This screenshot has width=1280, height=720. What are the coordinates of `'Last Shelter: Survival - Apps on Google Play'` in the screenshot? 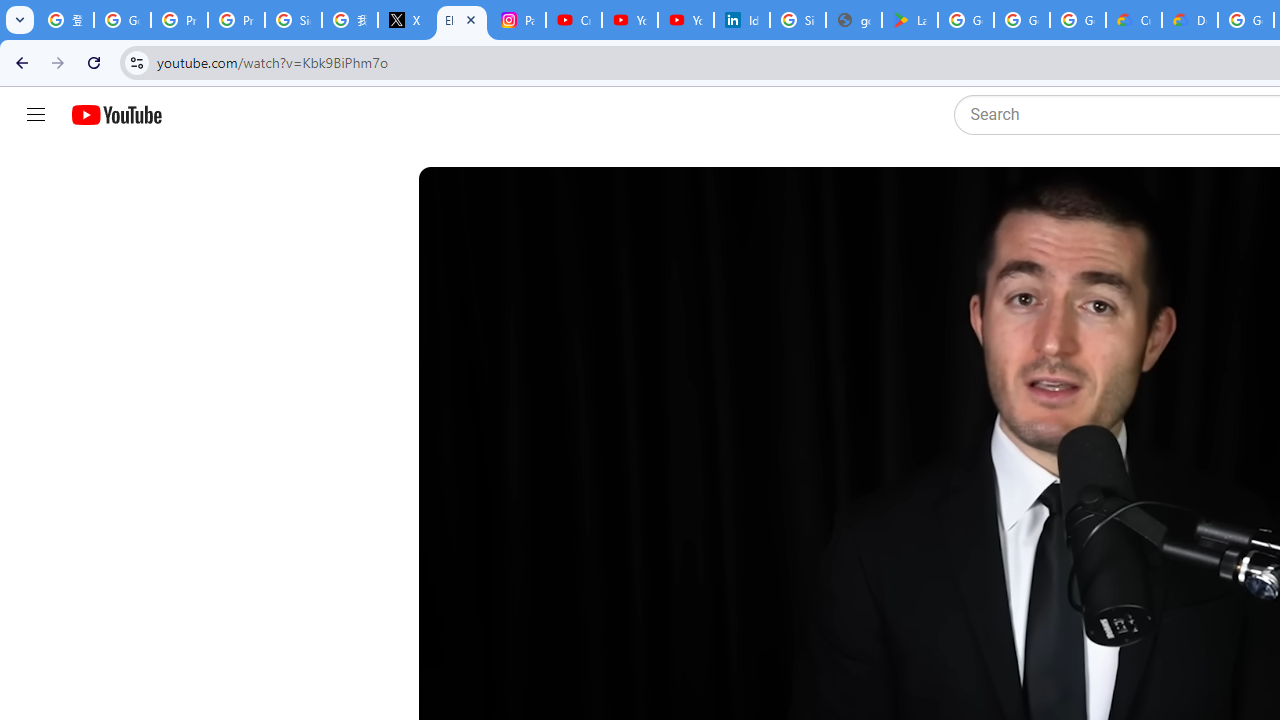 It's located at (909, 20).